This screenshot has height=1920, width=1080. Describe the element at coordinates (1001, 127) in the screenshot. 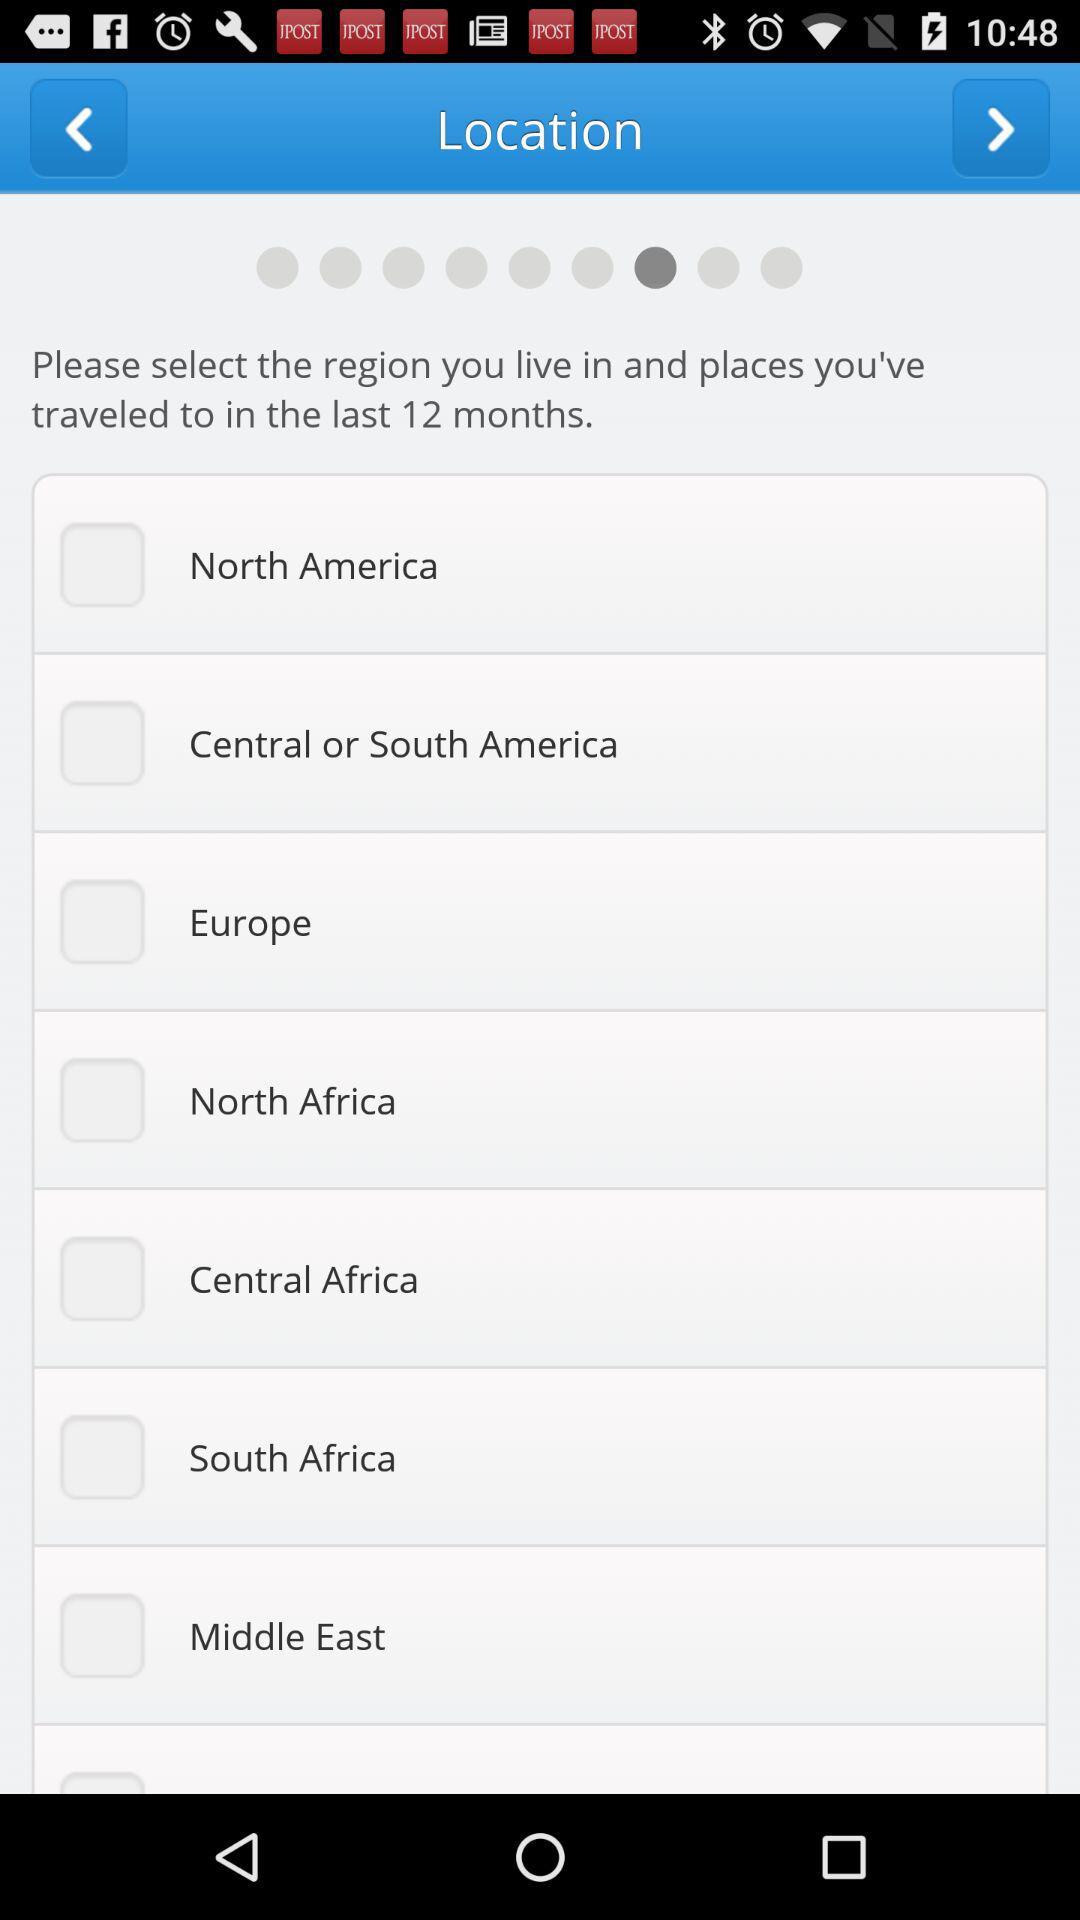

I see `page forward` at that location.